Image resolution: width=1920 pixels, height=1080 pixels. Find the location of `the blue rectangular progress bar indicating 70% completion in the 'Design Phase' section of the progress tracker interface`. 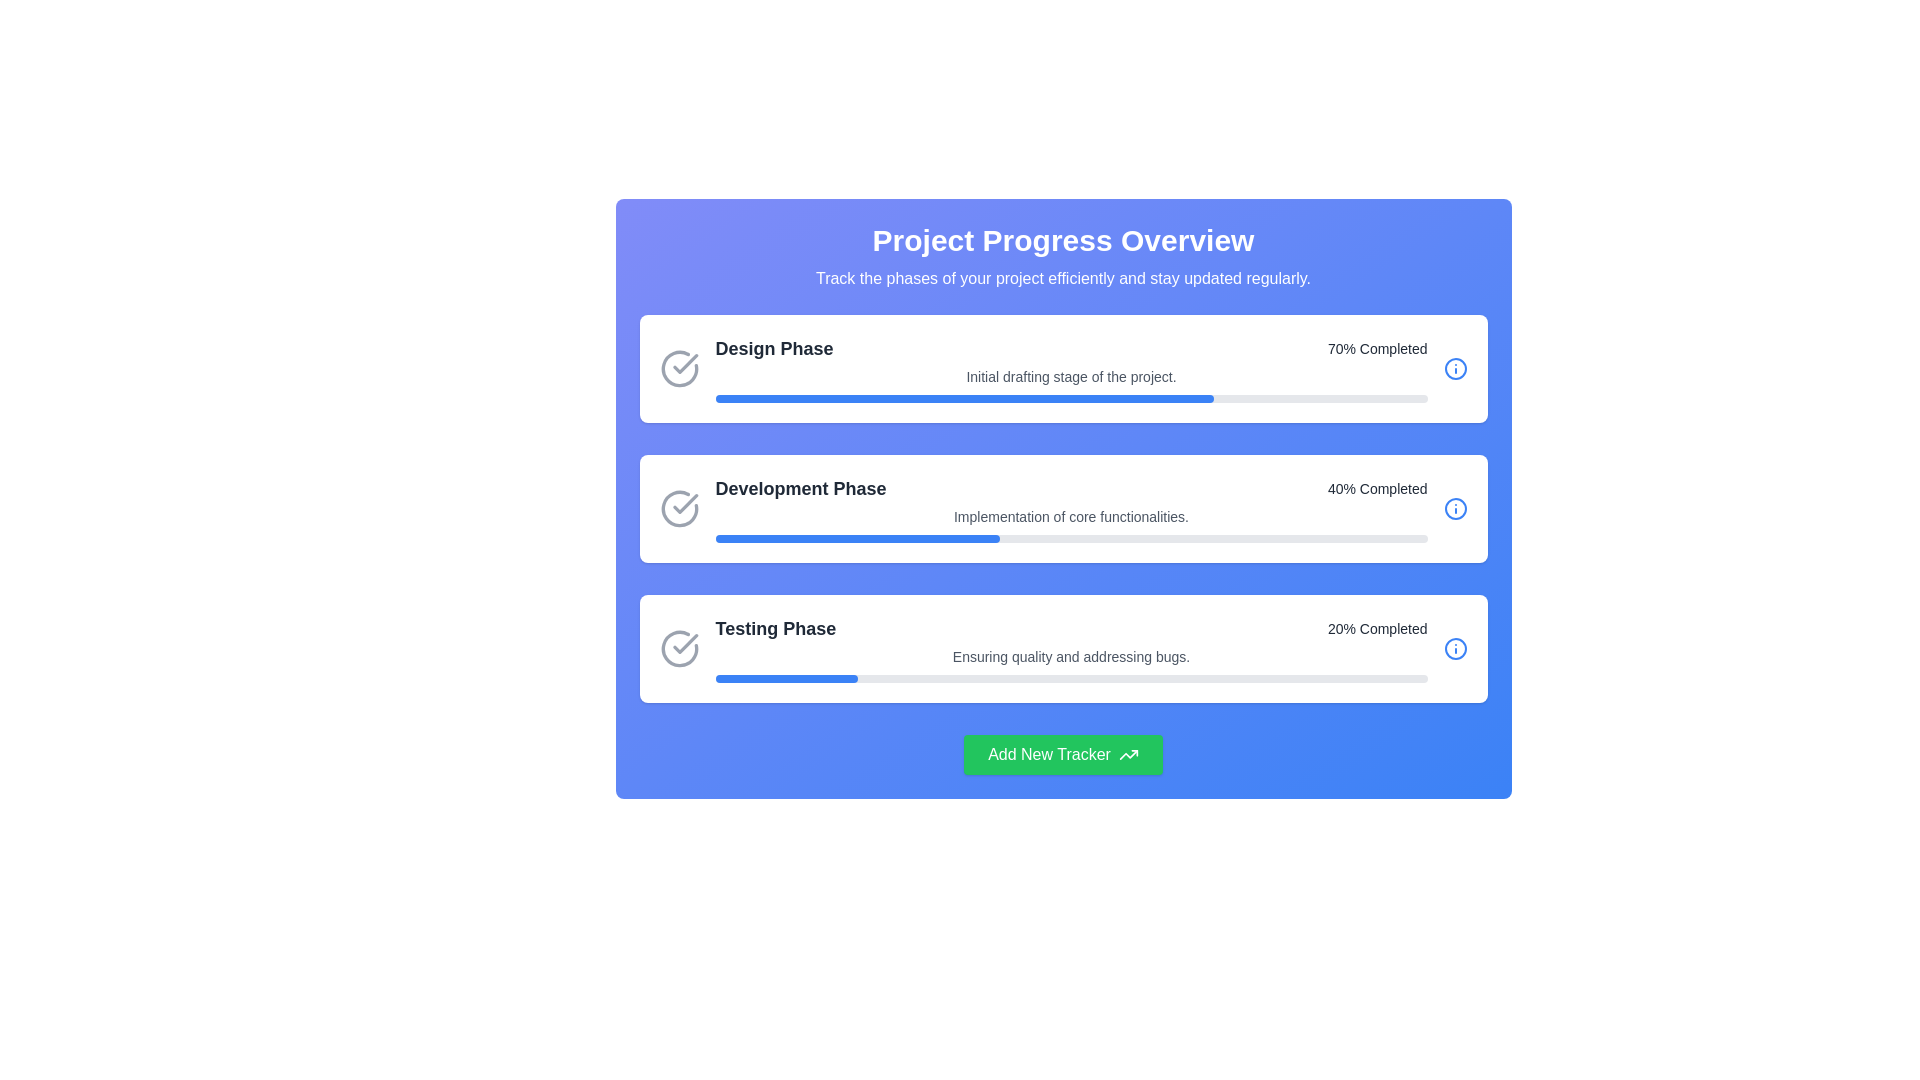

the blue rectangular progress bar indicating 70% completion in the 'Design Phase' section of the progress tracker interface is located at coordinates (964, 398).